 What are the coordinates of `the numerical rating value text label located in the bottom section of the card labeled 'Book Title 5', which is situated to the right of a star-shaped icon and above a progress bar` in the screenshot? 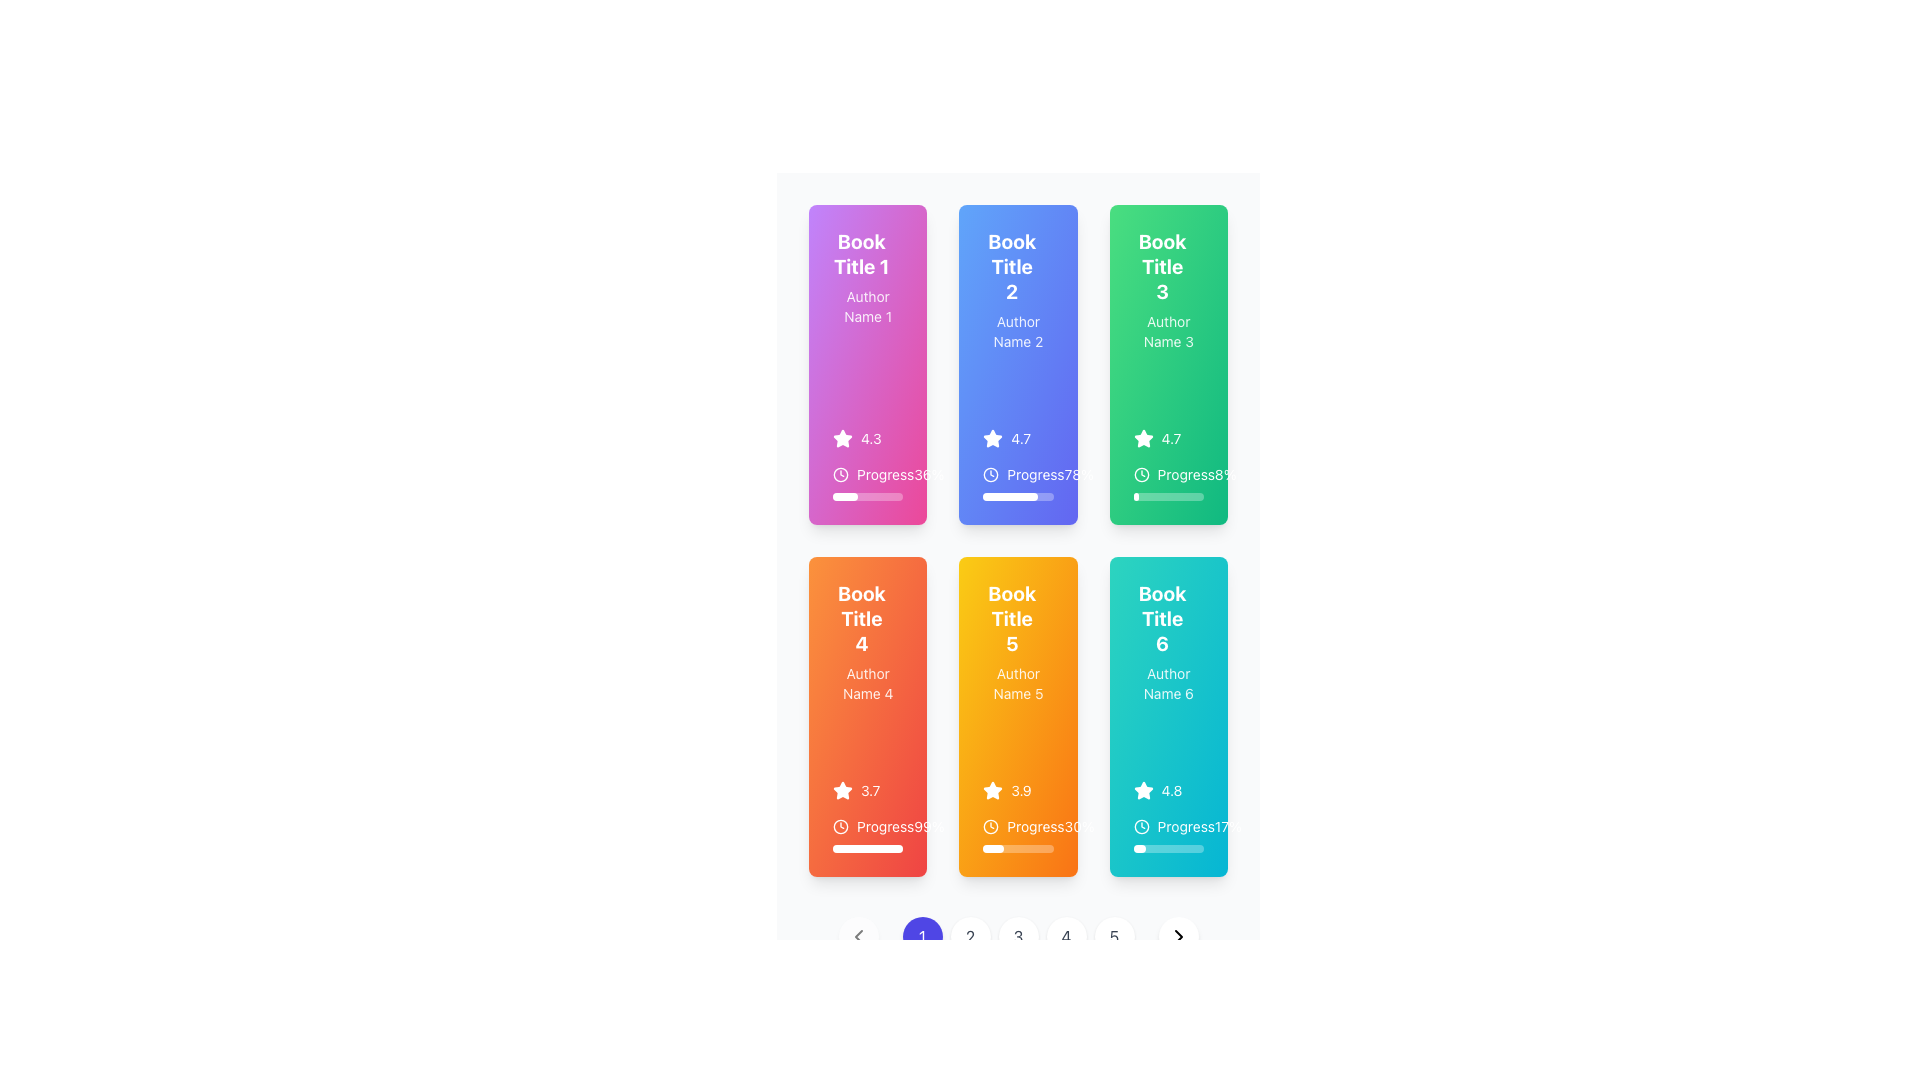 It's located at (1021, 789).